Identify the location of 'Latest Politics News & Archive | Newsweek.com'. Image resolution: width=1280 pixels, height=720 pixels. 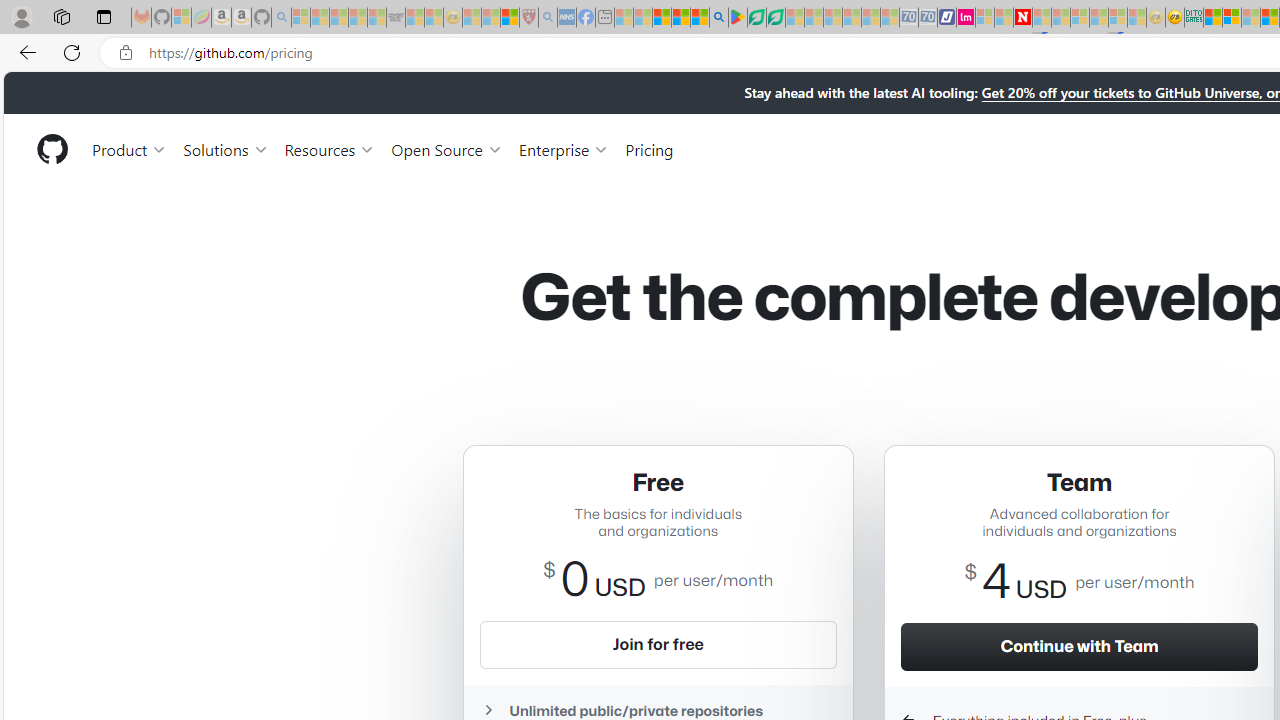
(1022, 17).